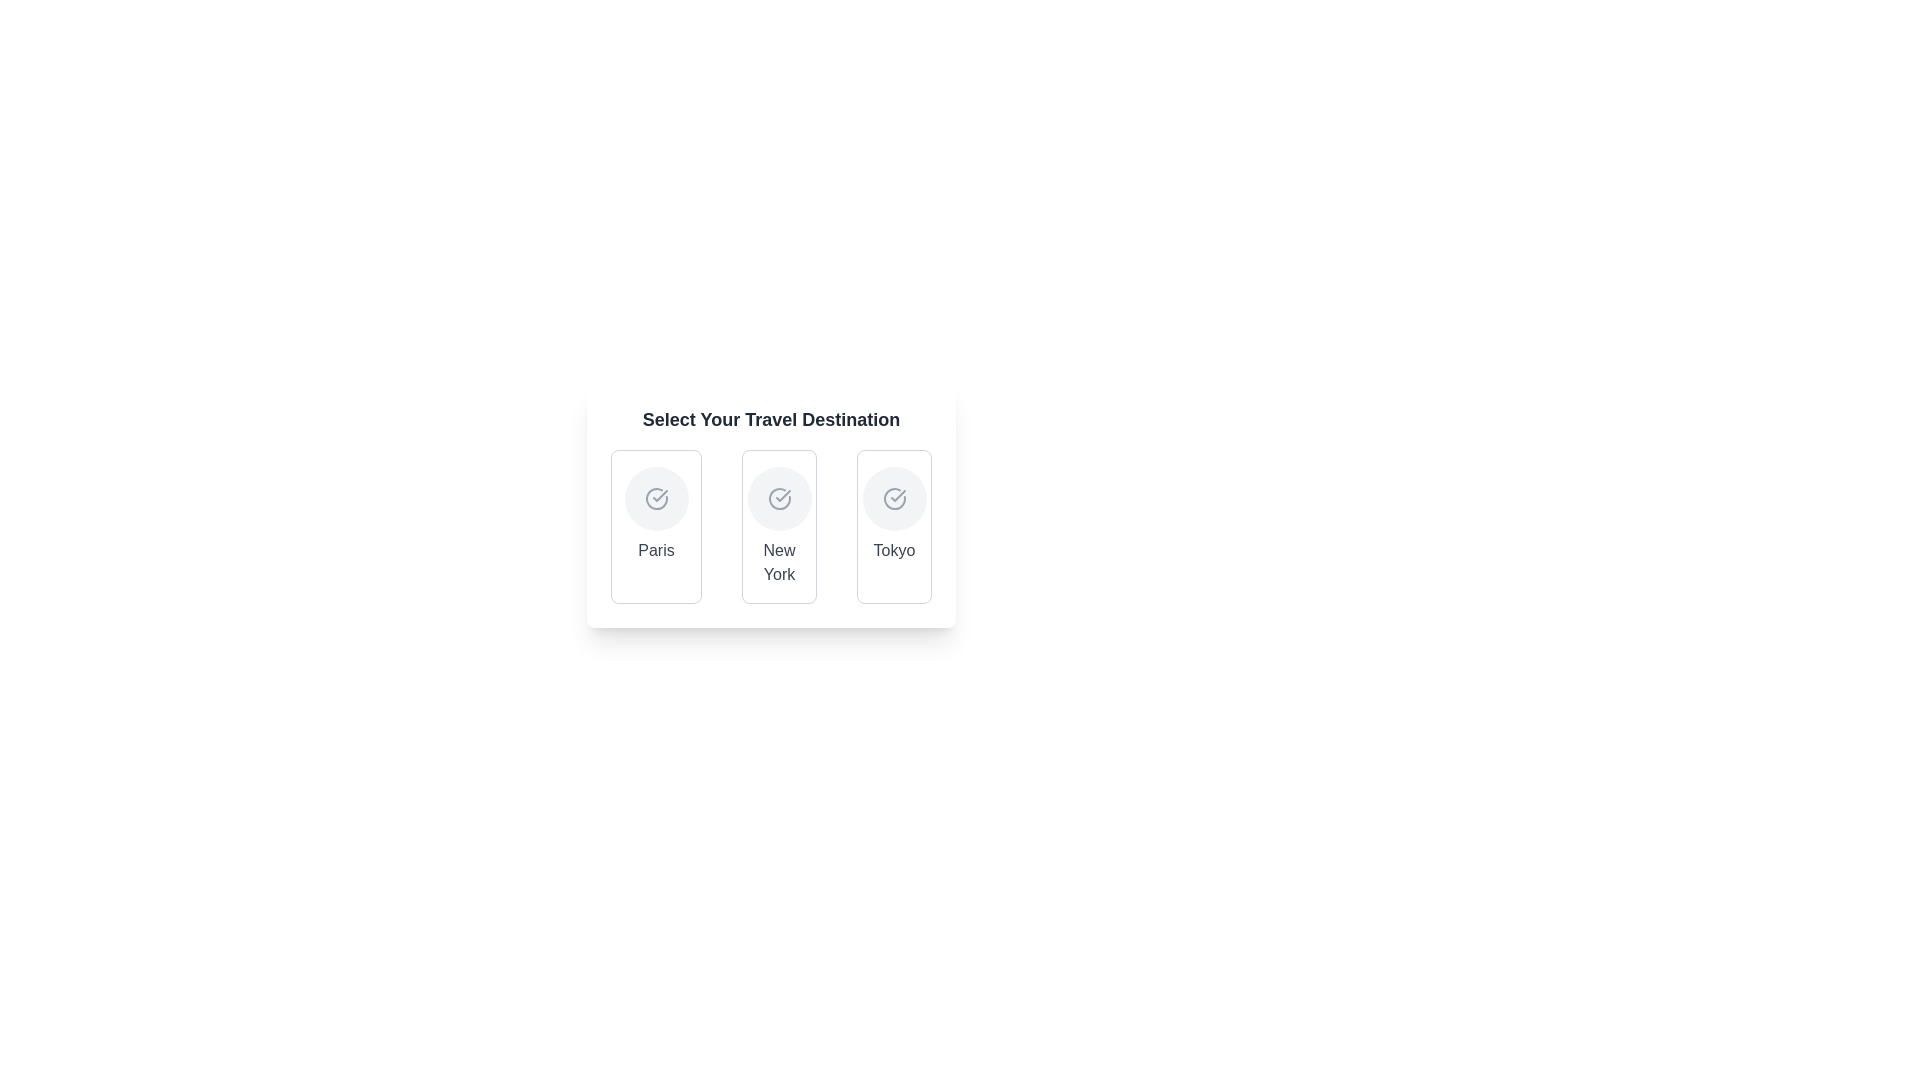  What do you see at coordinates (656, 497) in the screenshot?
I see `the circular icon with a check mark inside it, located within the 'Paris' section of the card under 'Select Your Travel Destination', to interact with it if enabled` at bounding box center [656, 497].